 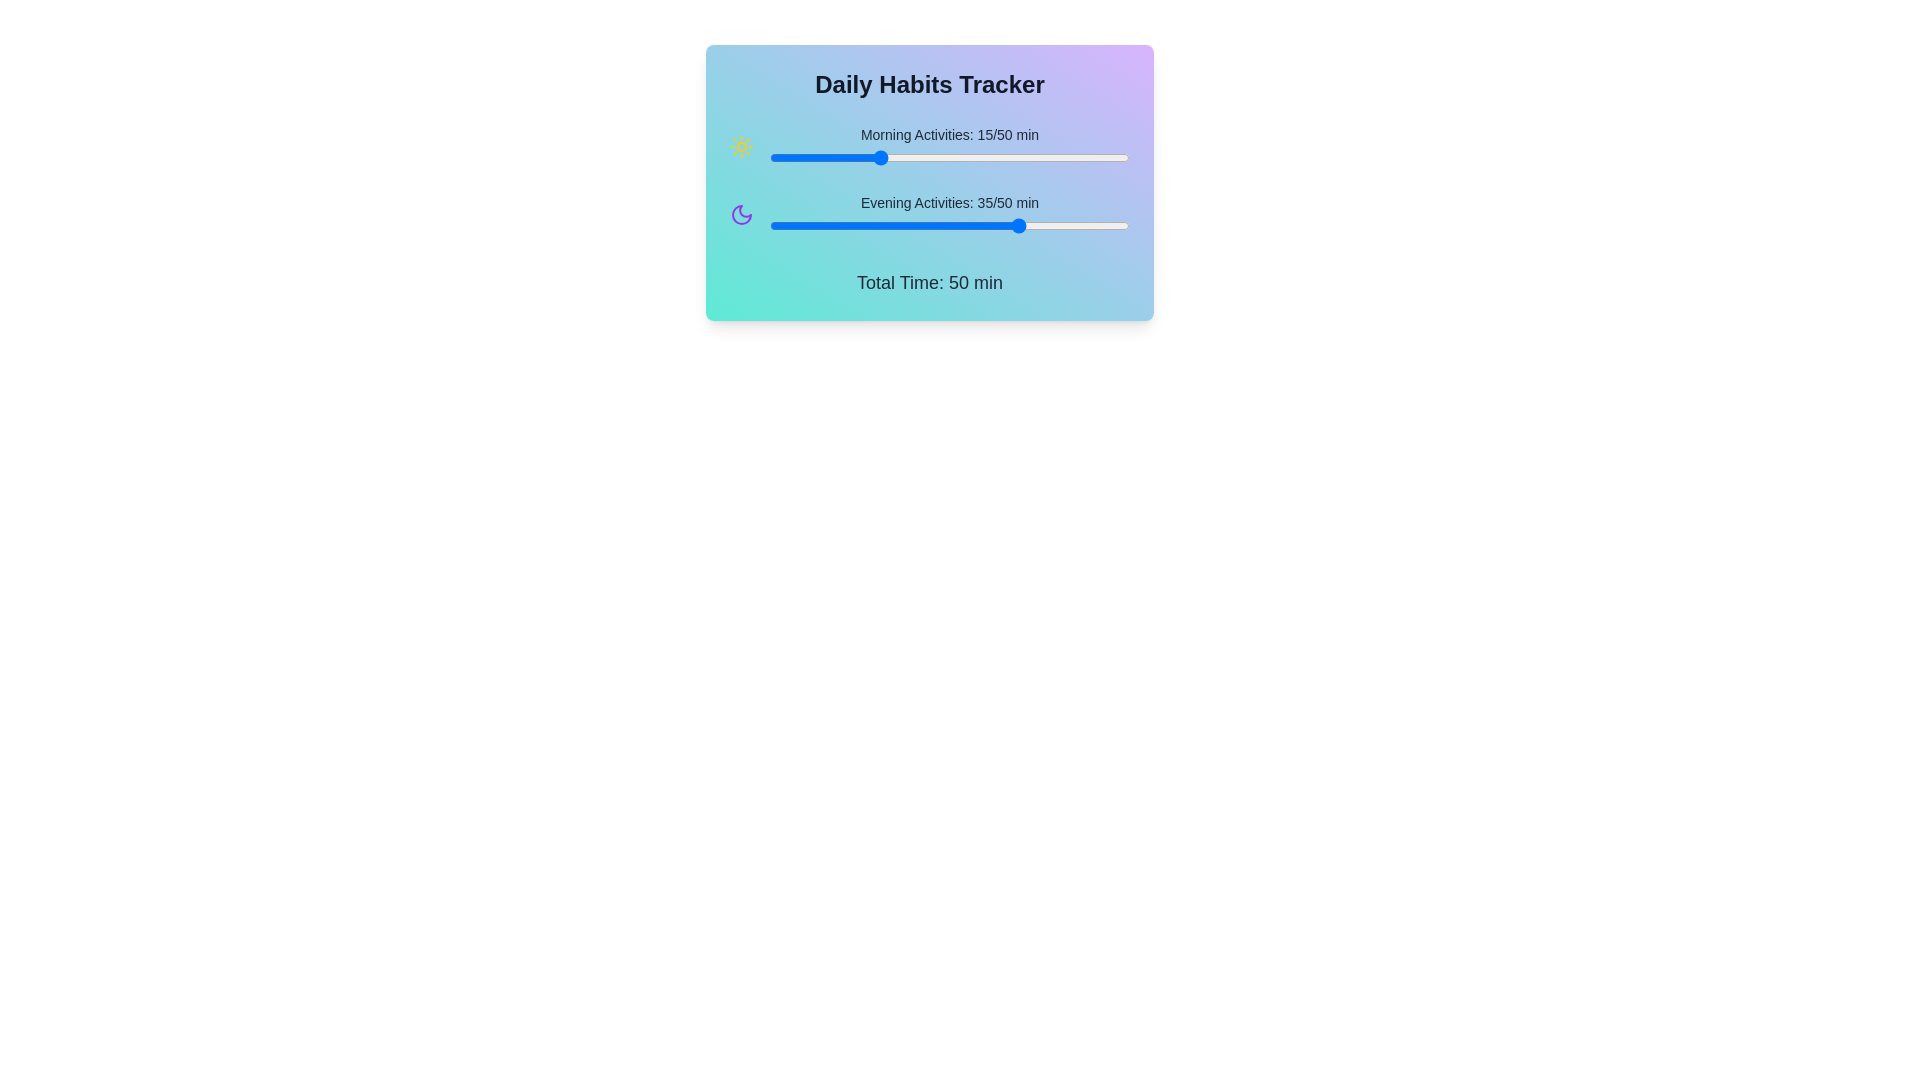 What do you see at coordinates (929, 145) in the screenshot?
I see `the activity progress slider of the 'Morning Activities: 15/50 min' progress tracking component to adjust the value` at bounding box center [929, 145].